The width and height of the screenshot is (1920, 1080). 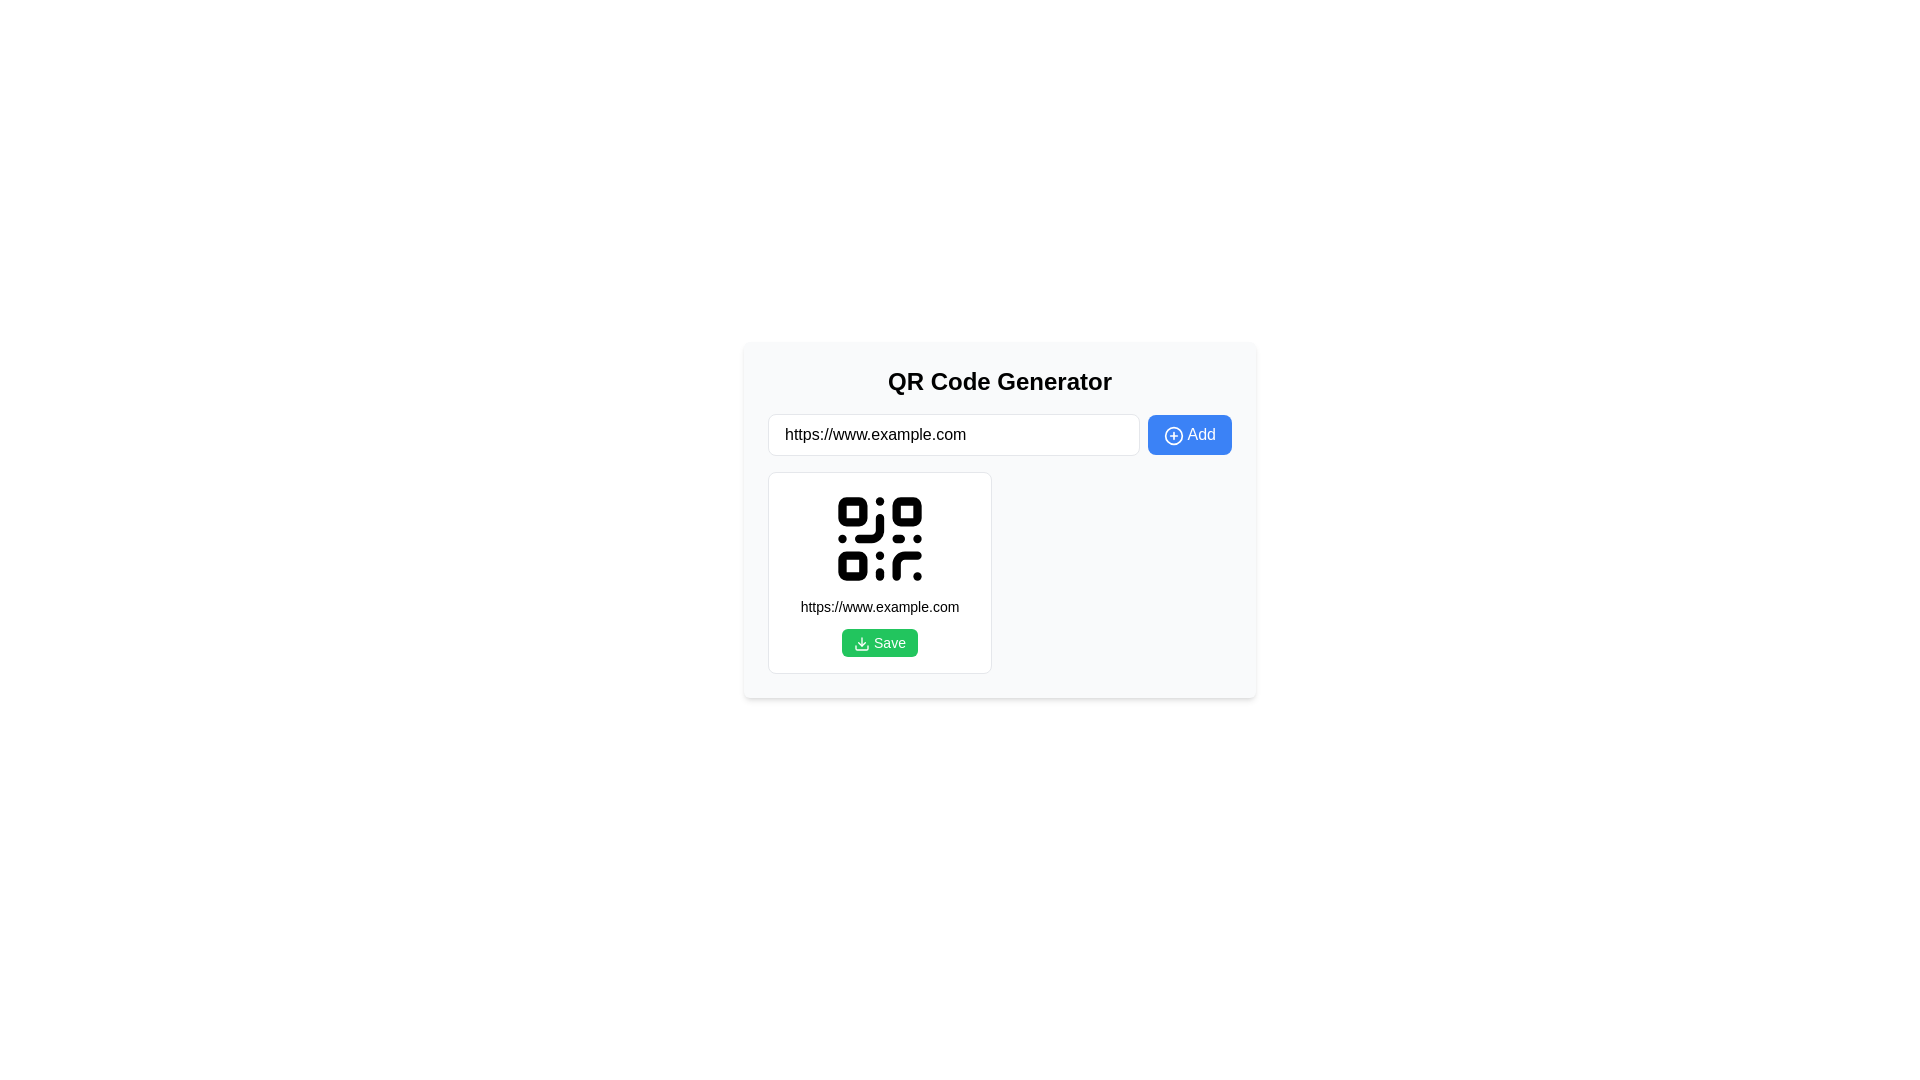 I want to click on the small square shape with rounded corners that is black and part of the QR code in the top-left quadrant, so click(x=852, y=510).